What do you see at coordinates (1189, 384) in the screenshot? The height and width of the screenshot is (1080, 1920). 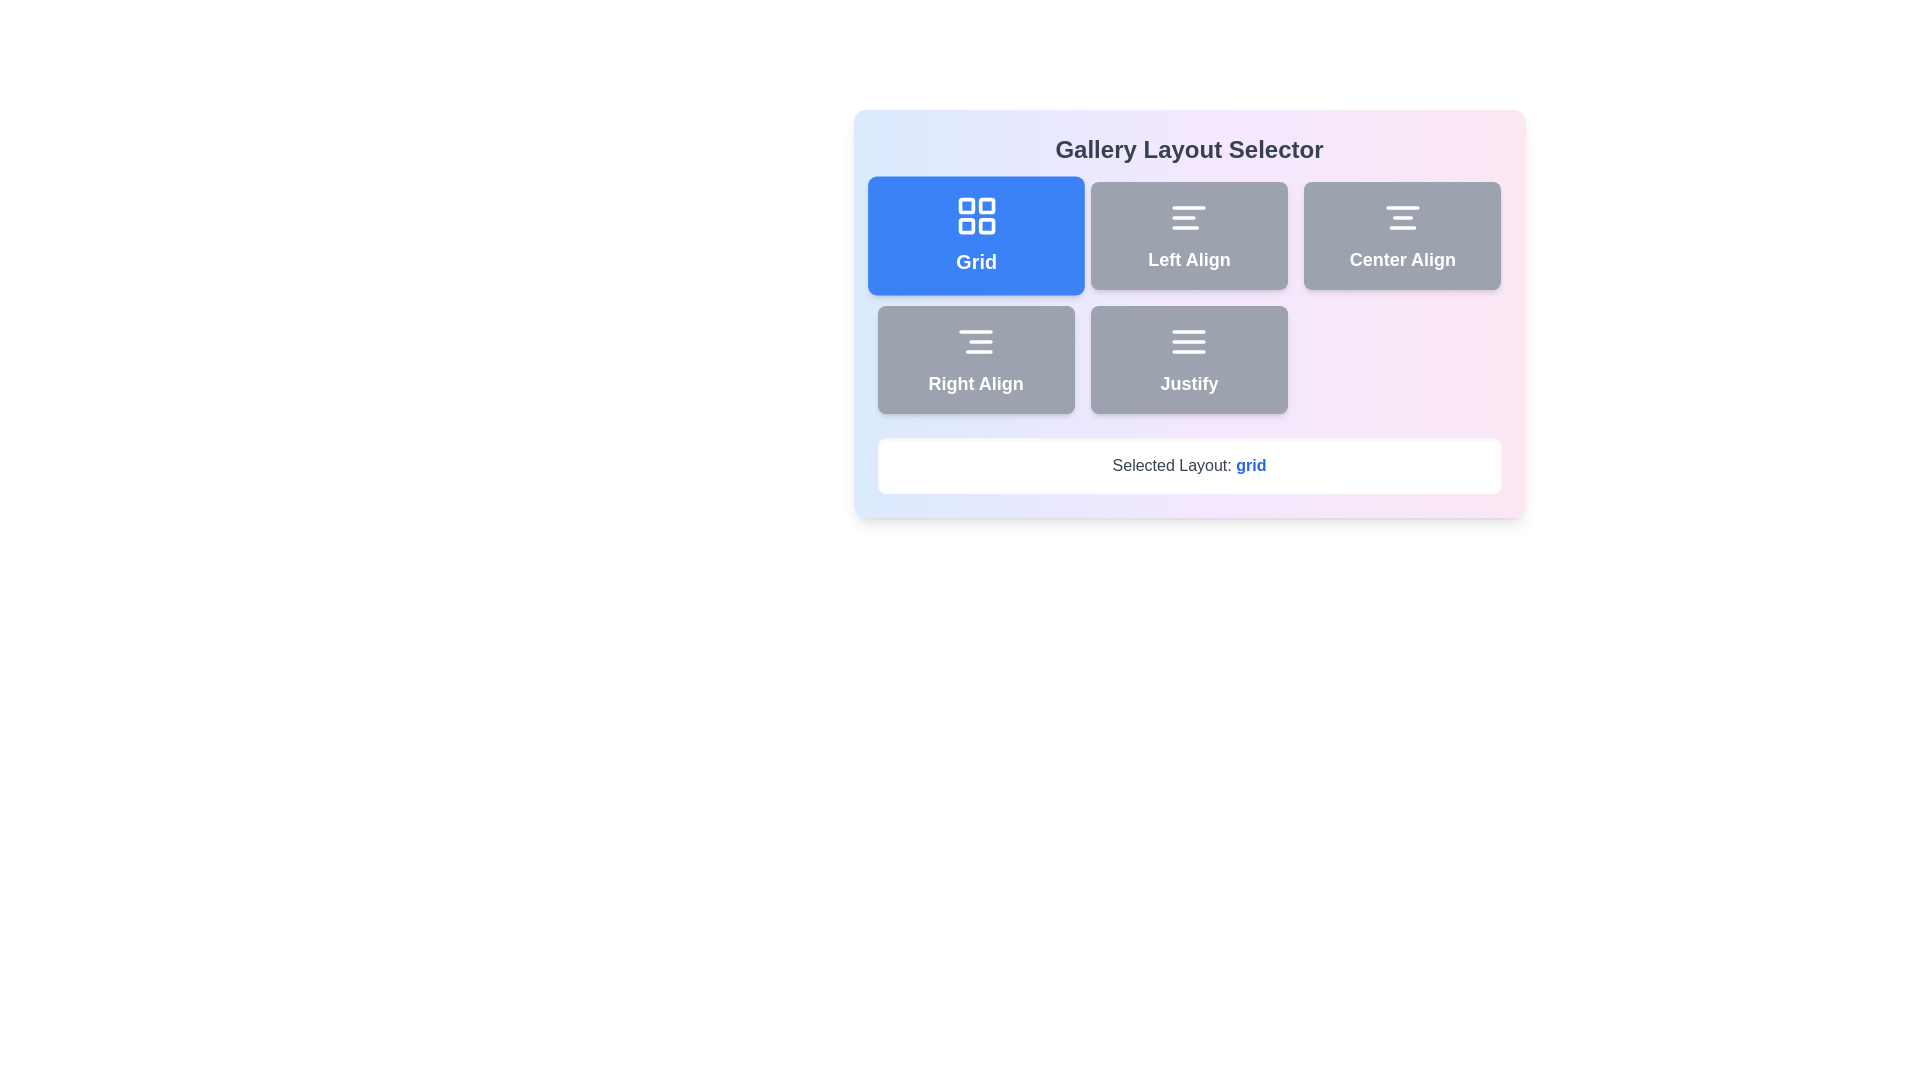 I see `the 'Justify' text label, which is located in a light gray rectangle and styled with a bold font, positioned in the bottom-right quadrant of the interface` at bounding box center [1189, 384].